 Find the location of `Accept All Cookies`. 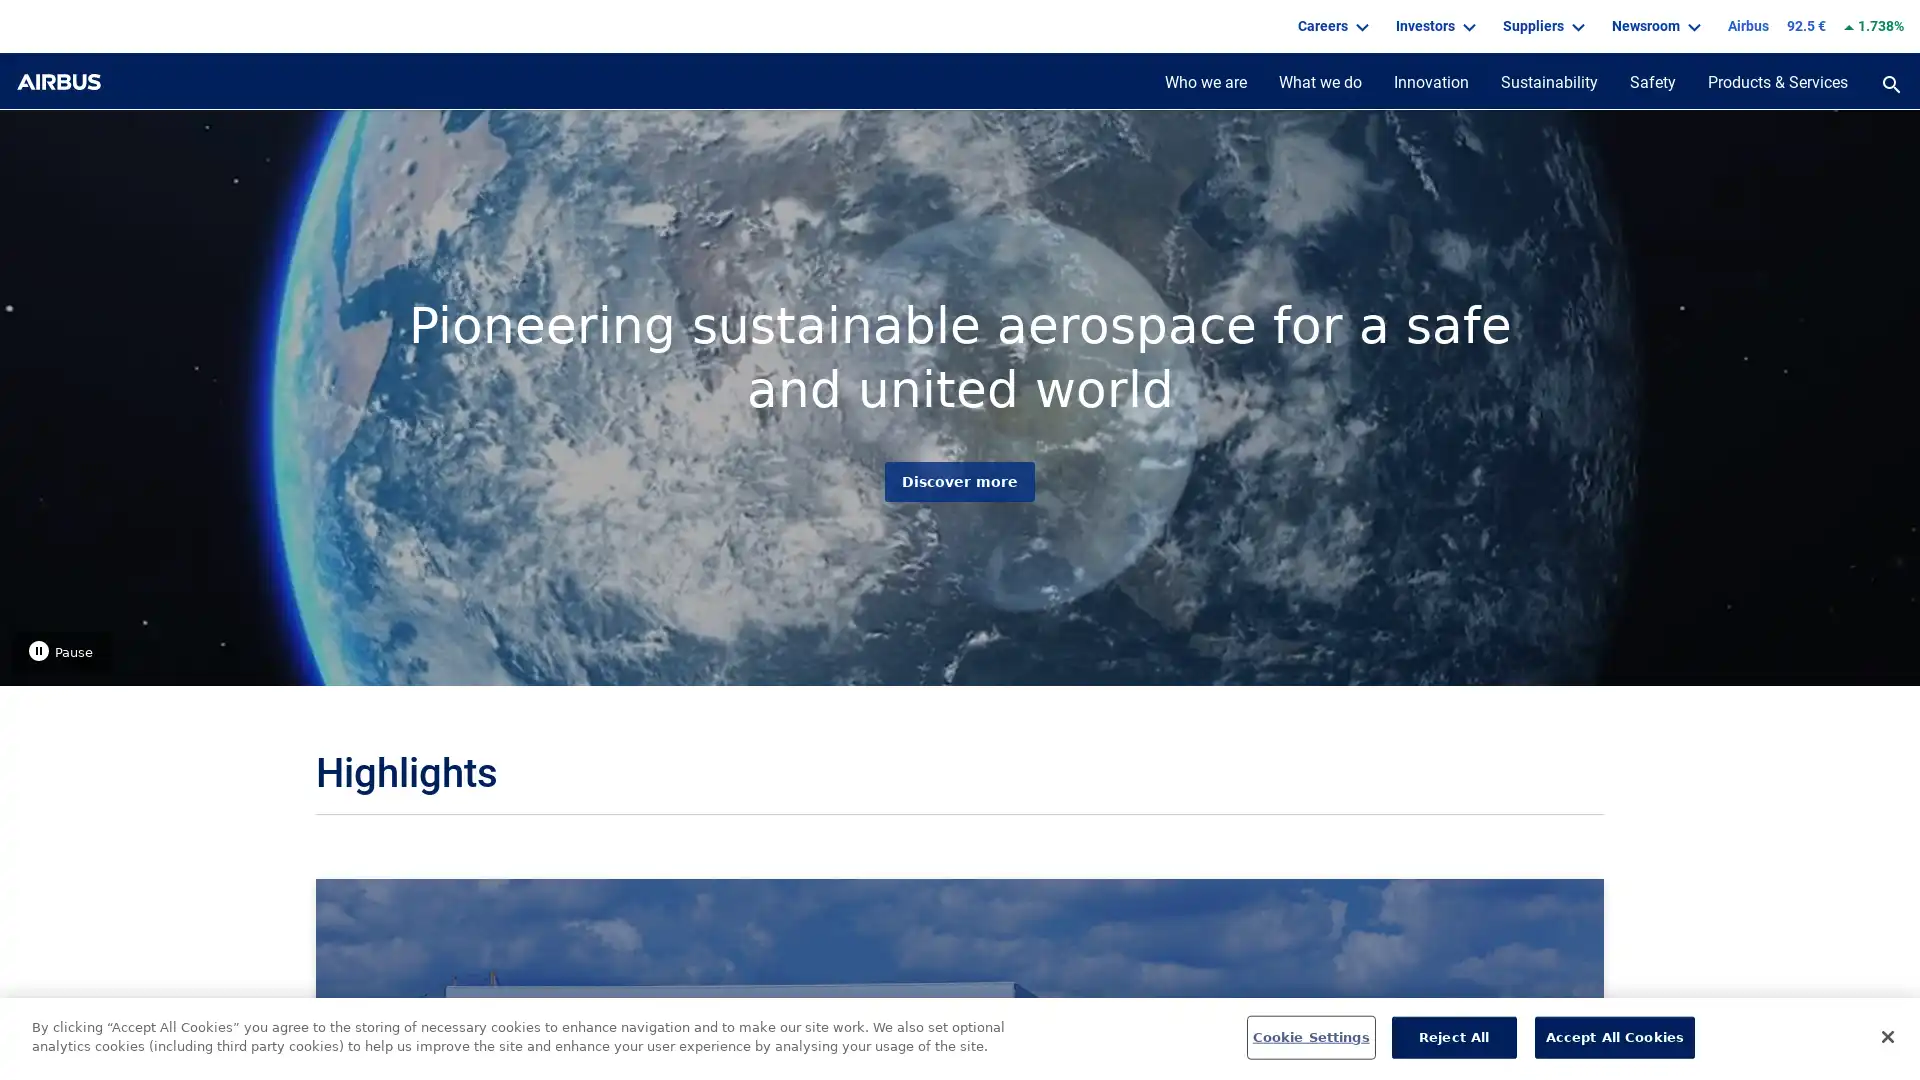

Accept All Cookies is located at coordinates (1614, 1036).